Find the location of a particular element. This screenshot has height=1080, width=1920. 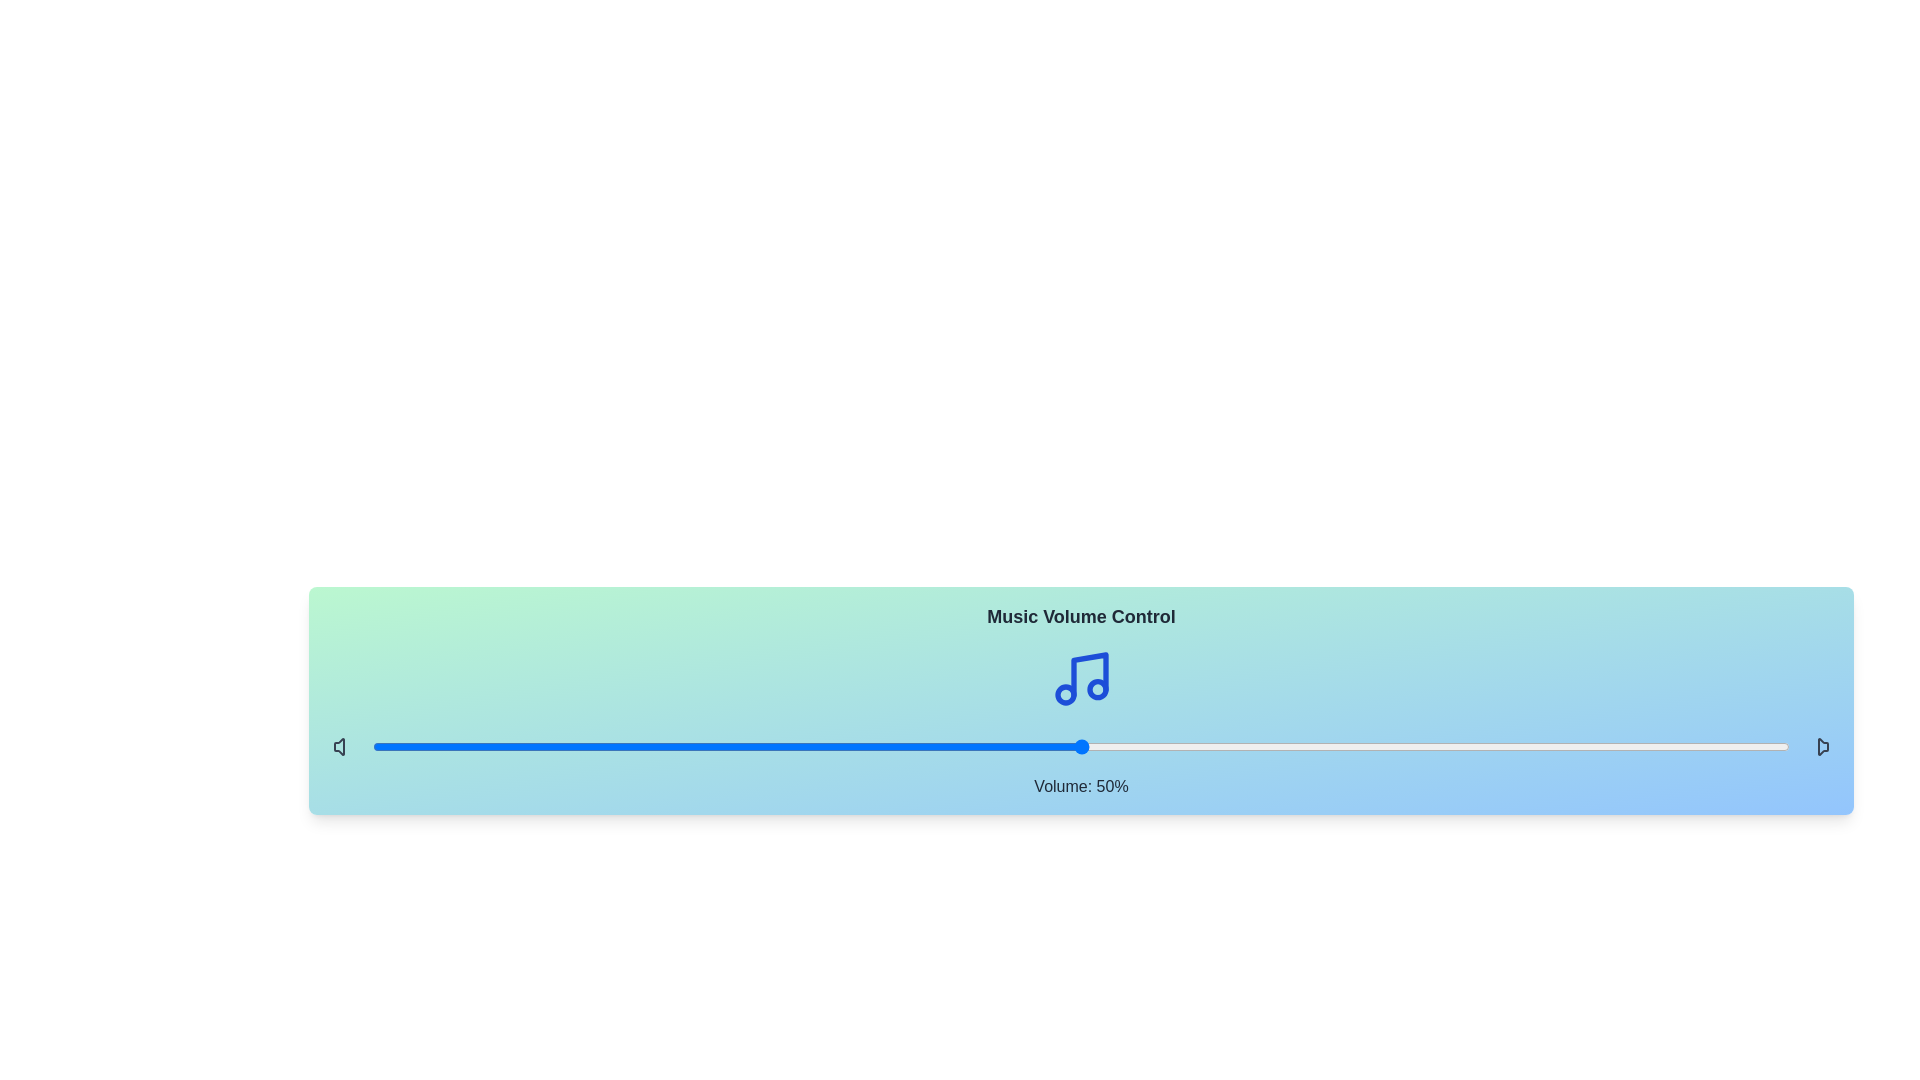

the volume slider to 74% is located at coordinates (1420, 747).